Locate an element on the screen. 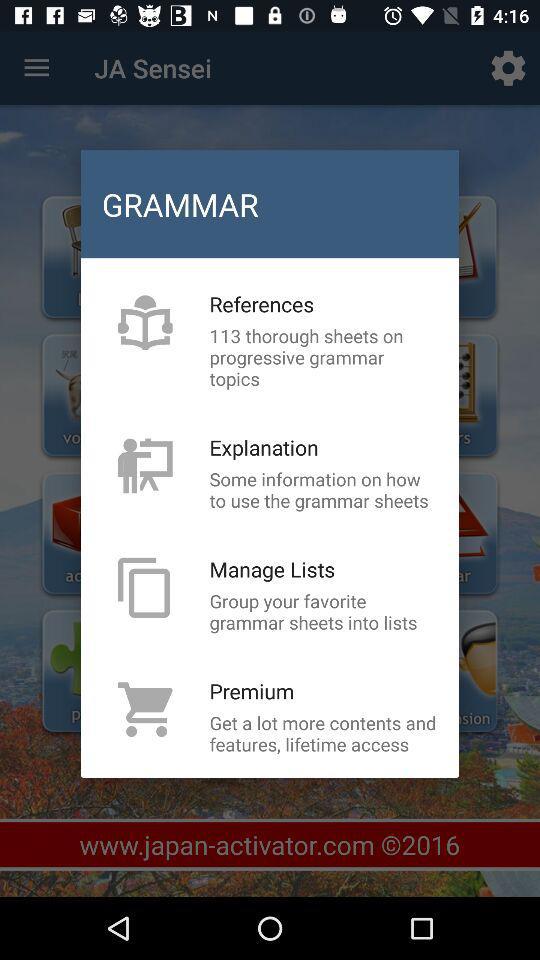 The width and height of the screenshot is (540, 960). the item below the explanation item is located at coordinates (323, 488).